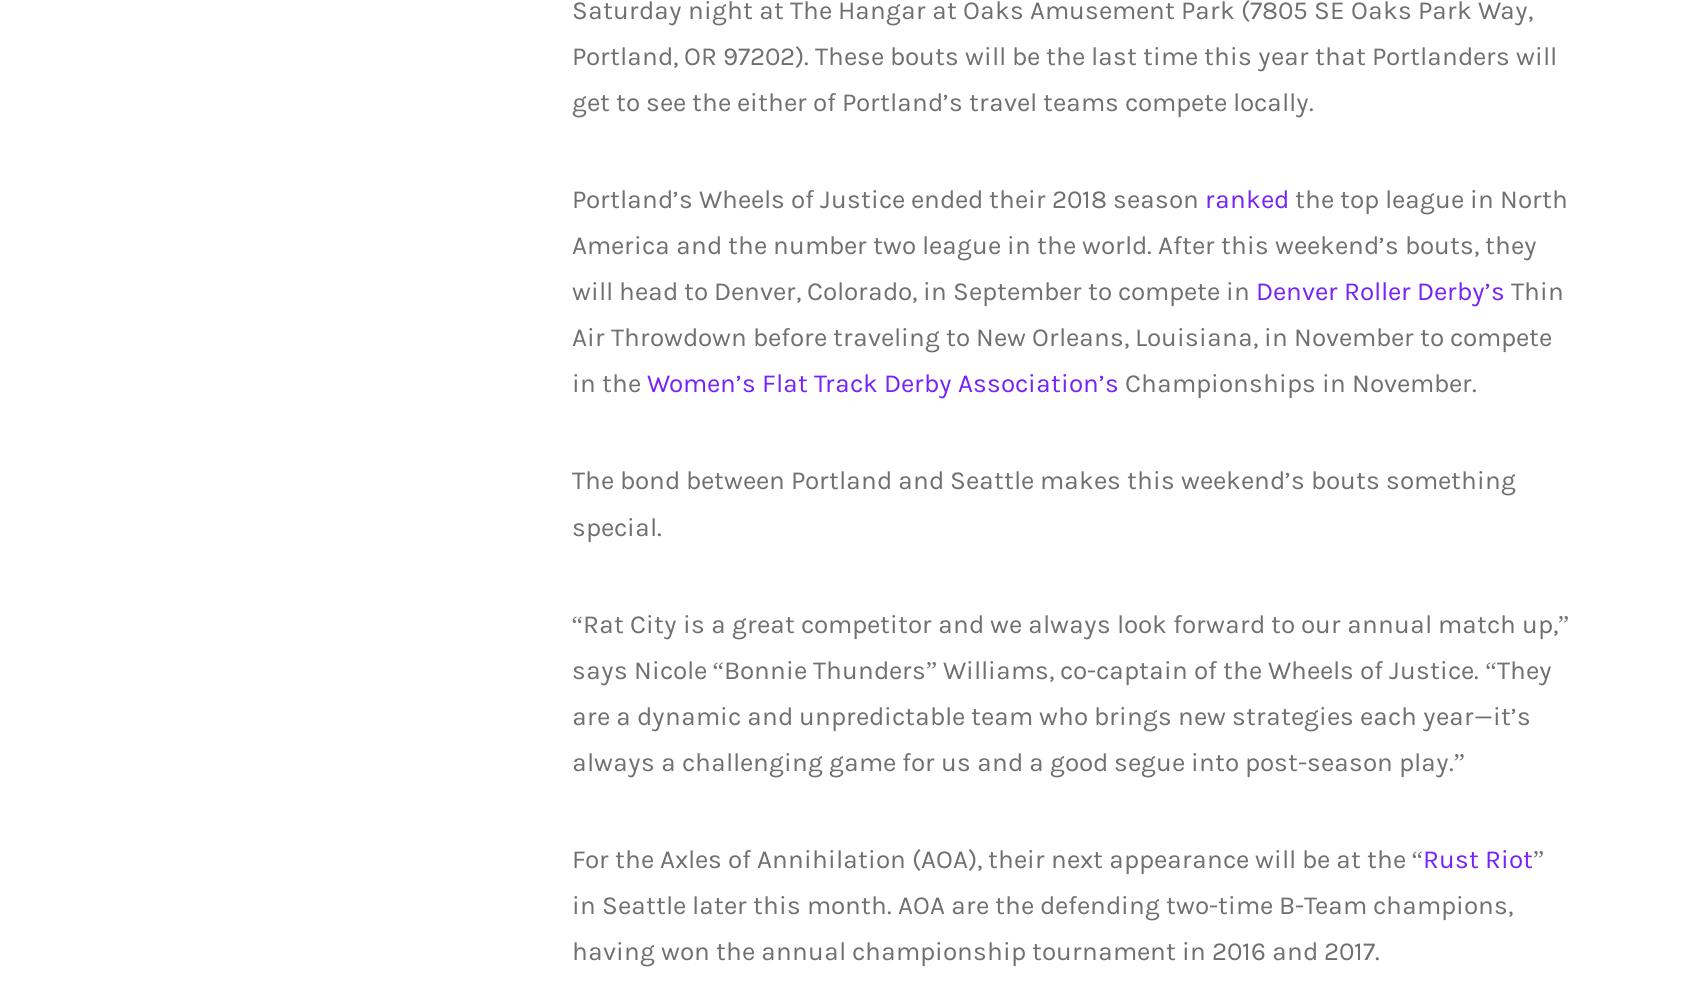 The height and width of the screenshot is (985, 1706). What do you see at coordinates (569, 337) in the screenshot?
I see `'Thin Air Throwdown before traveling to New Orleans, Louisiana, in November to compete in the'` at bounding box center [569, 337].